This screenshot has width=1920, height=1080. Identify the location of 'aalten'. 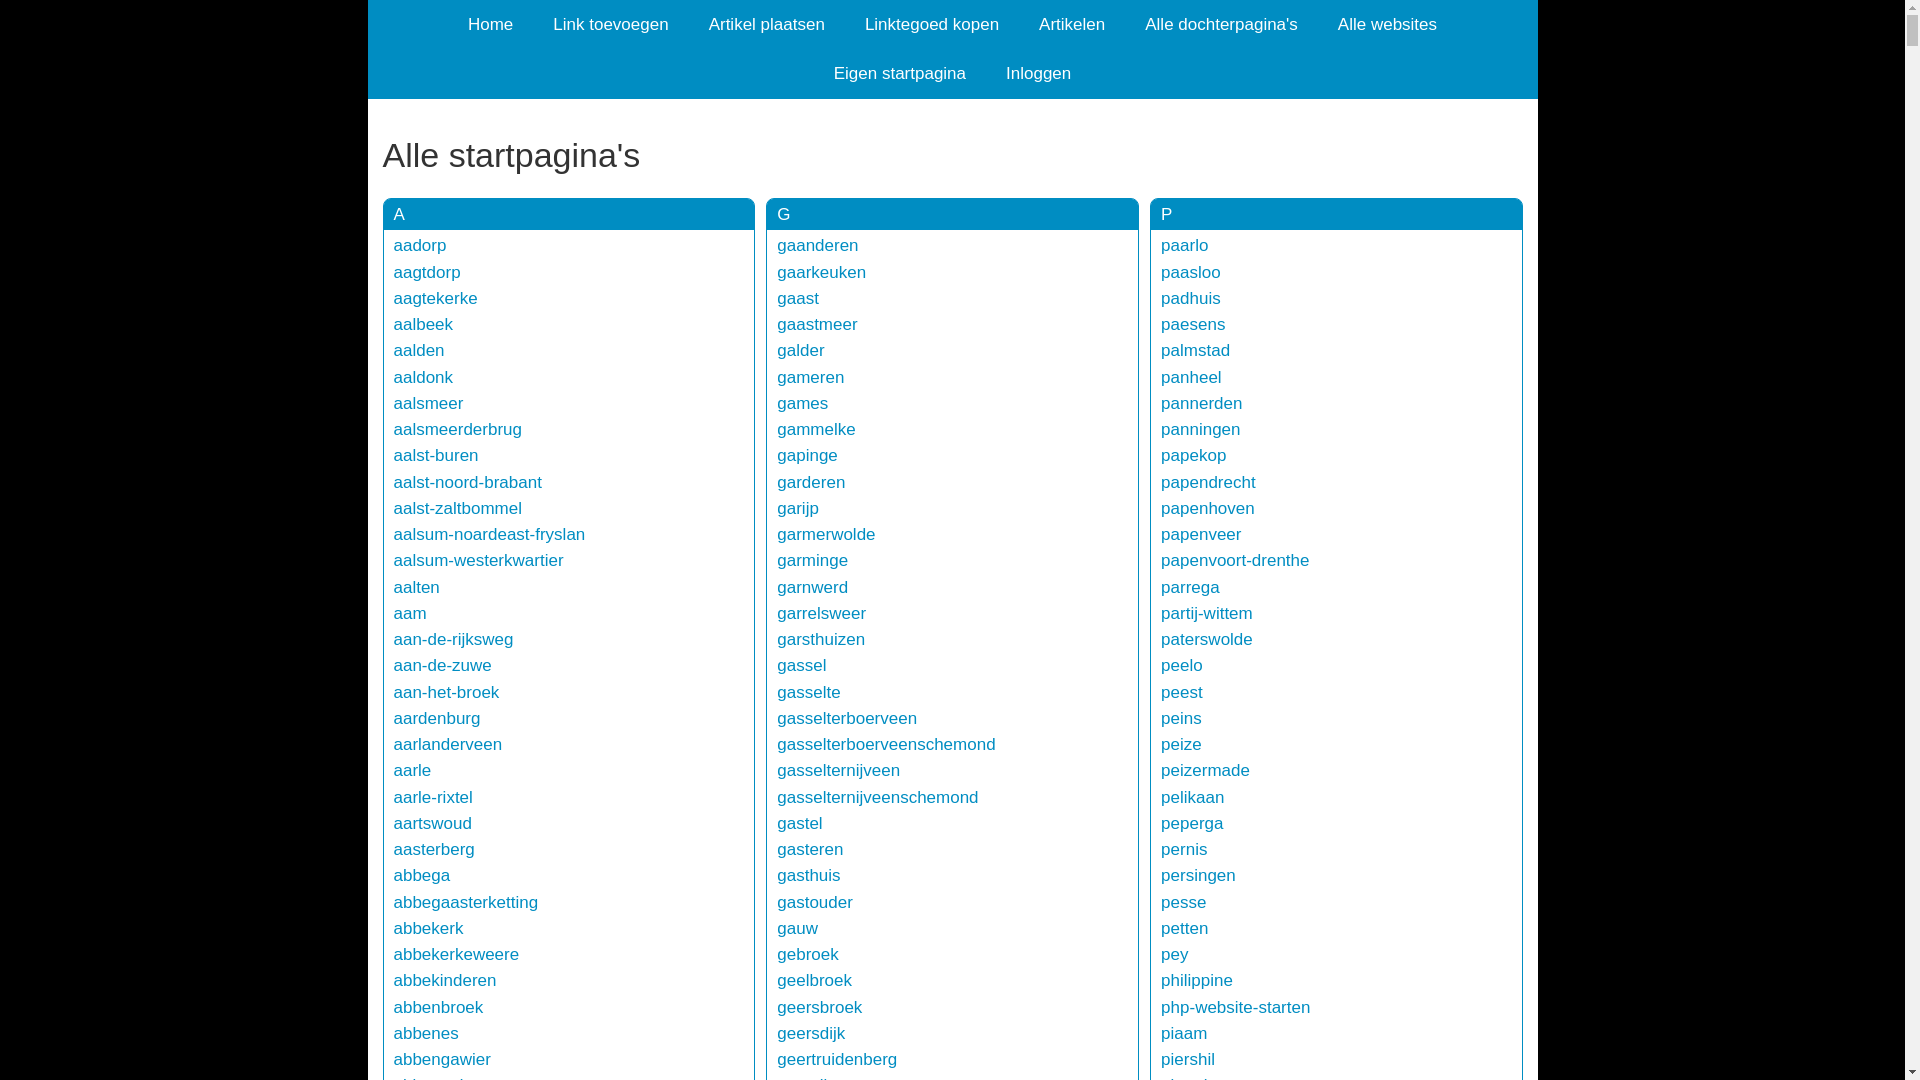
(416, 586).